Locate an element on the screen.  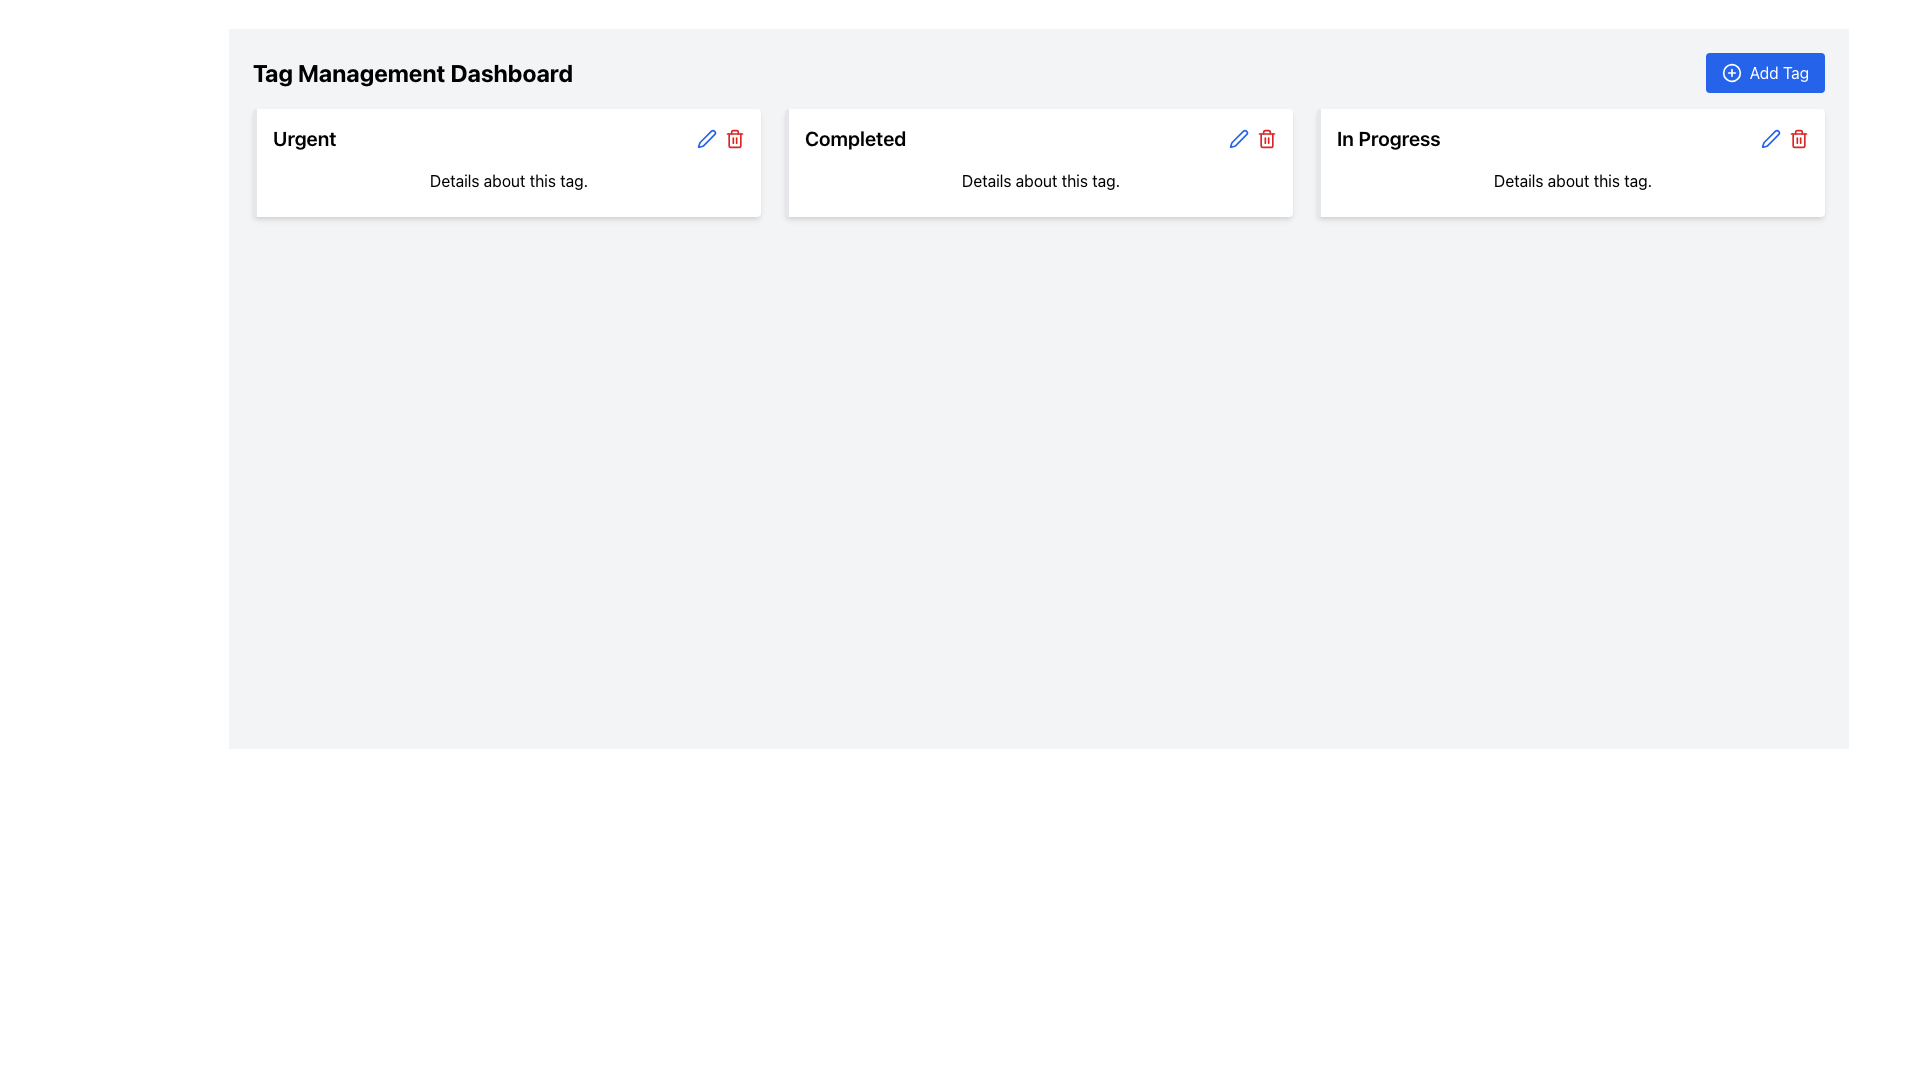
the pen icon button located in the top right corner of the 'In Progress' card in the third column is located at coordinates (1771, 137).